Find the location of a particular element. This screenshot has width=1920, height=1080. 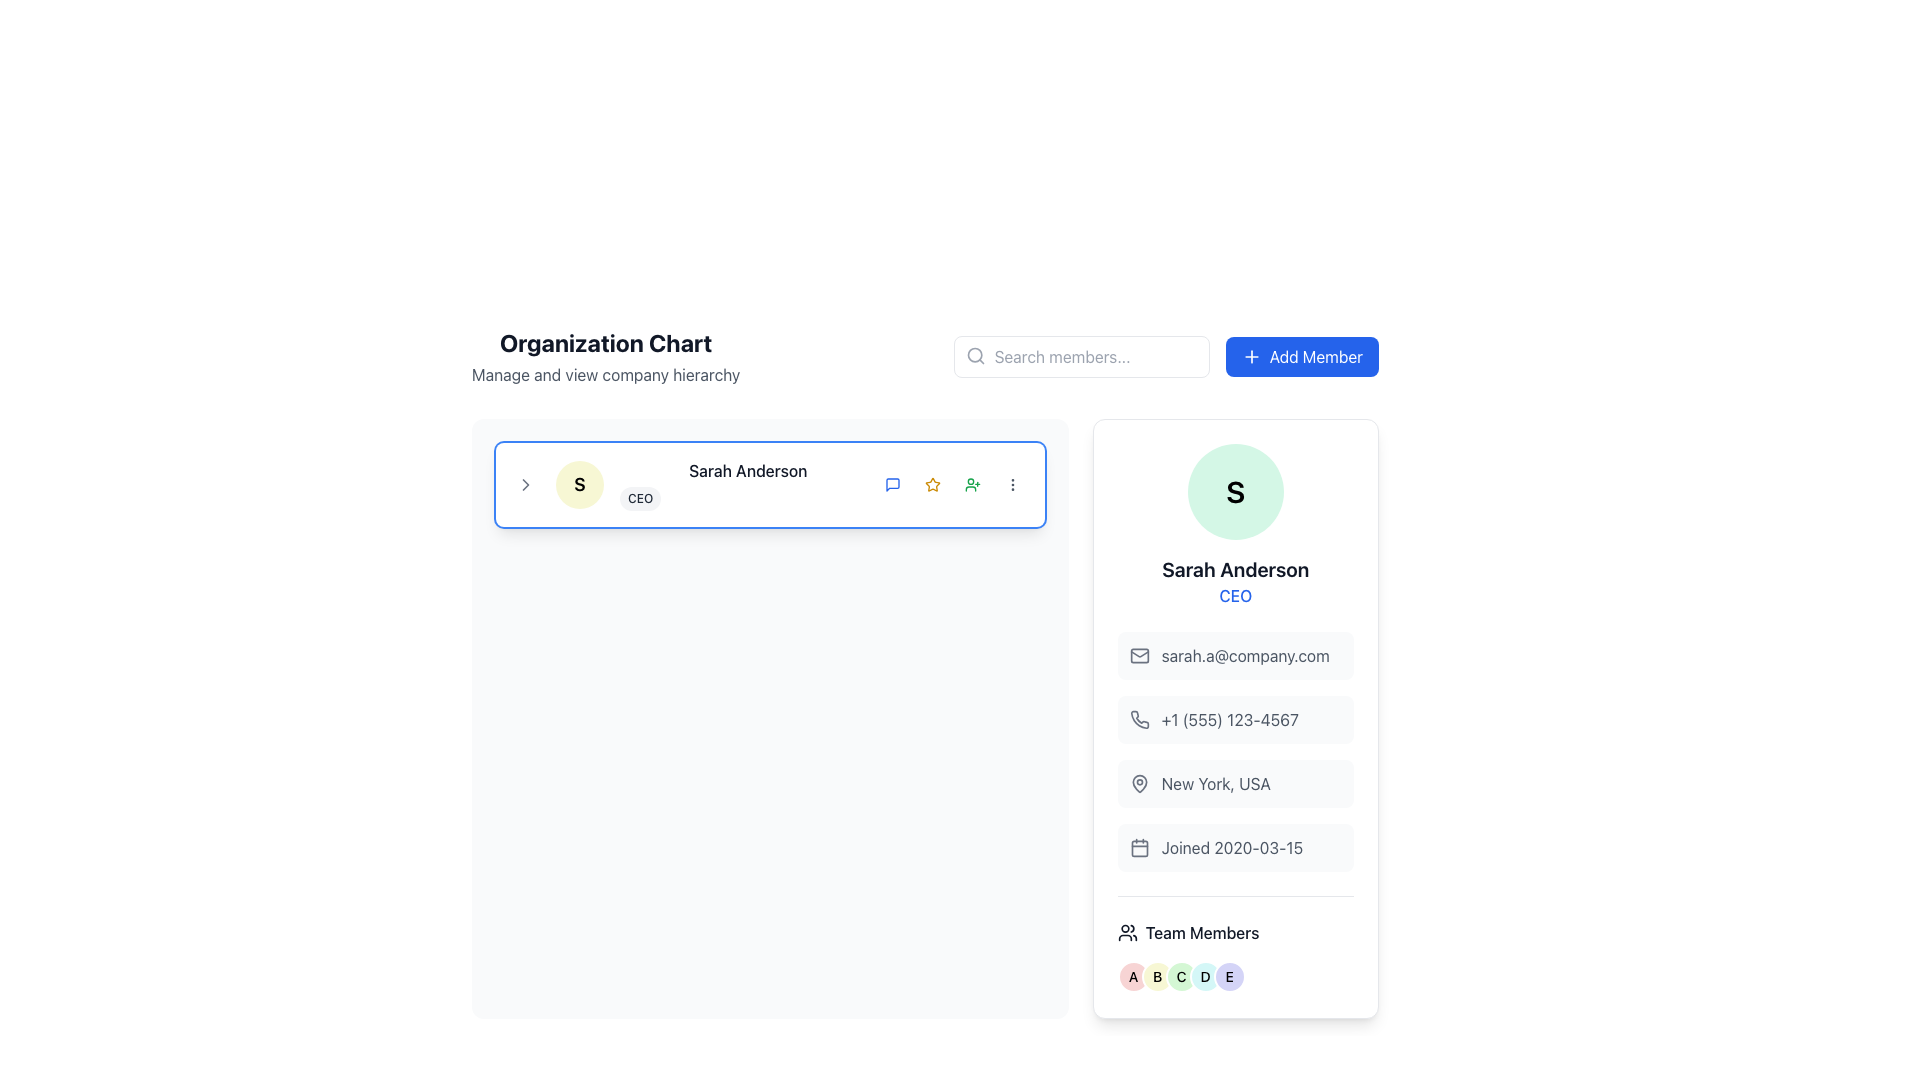

the Profile Initial Badge, which is a circular badge with a light yellow background and the letter 'S' in black bold font is located at coordinates (579, 485).